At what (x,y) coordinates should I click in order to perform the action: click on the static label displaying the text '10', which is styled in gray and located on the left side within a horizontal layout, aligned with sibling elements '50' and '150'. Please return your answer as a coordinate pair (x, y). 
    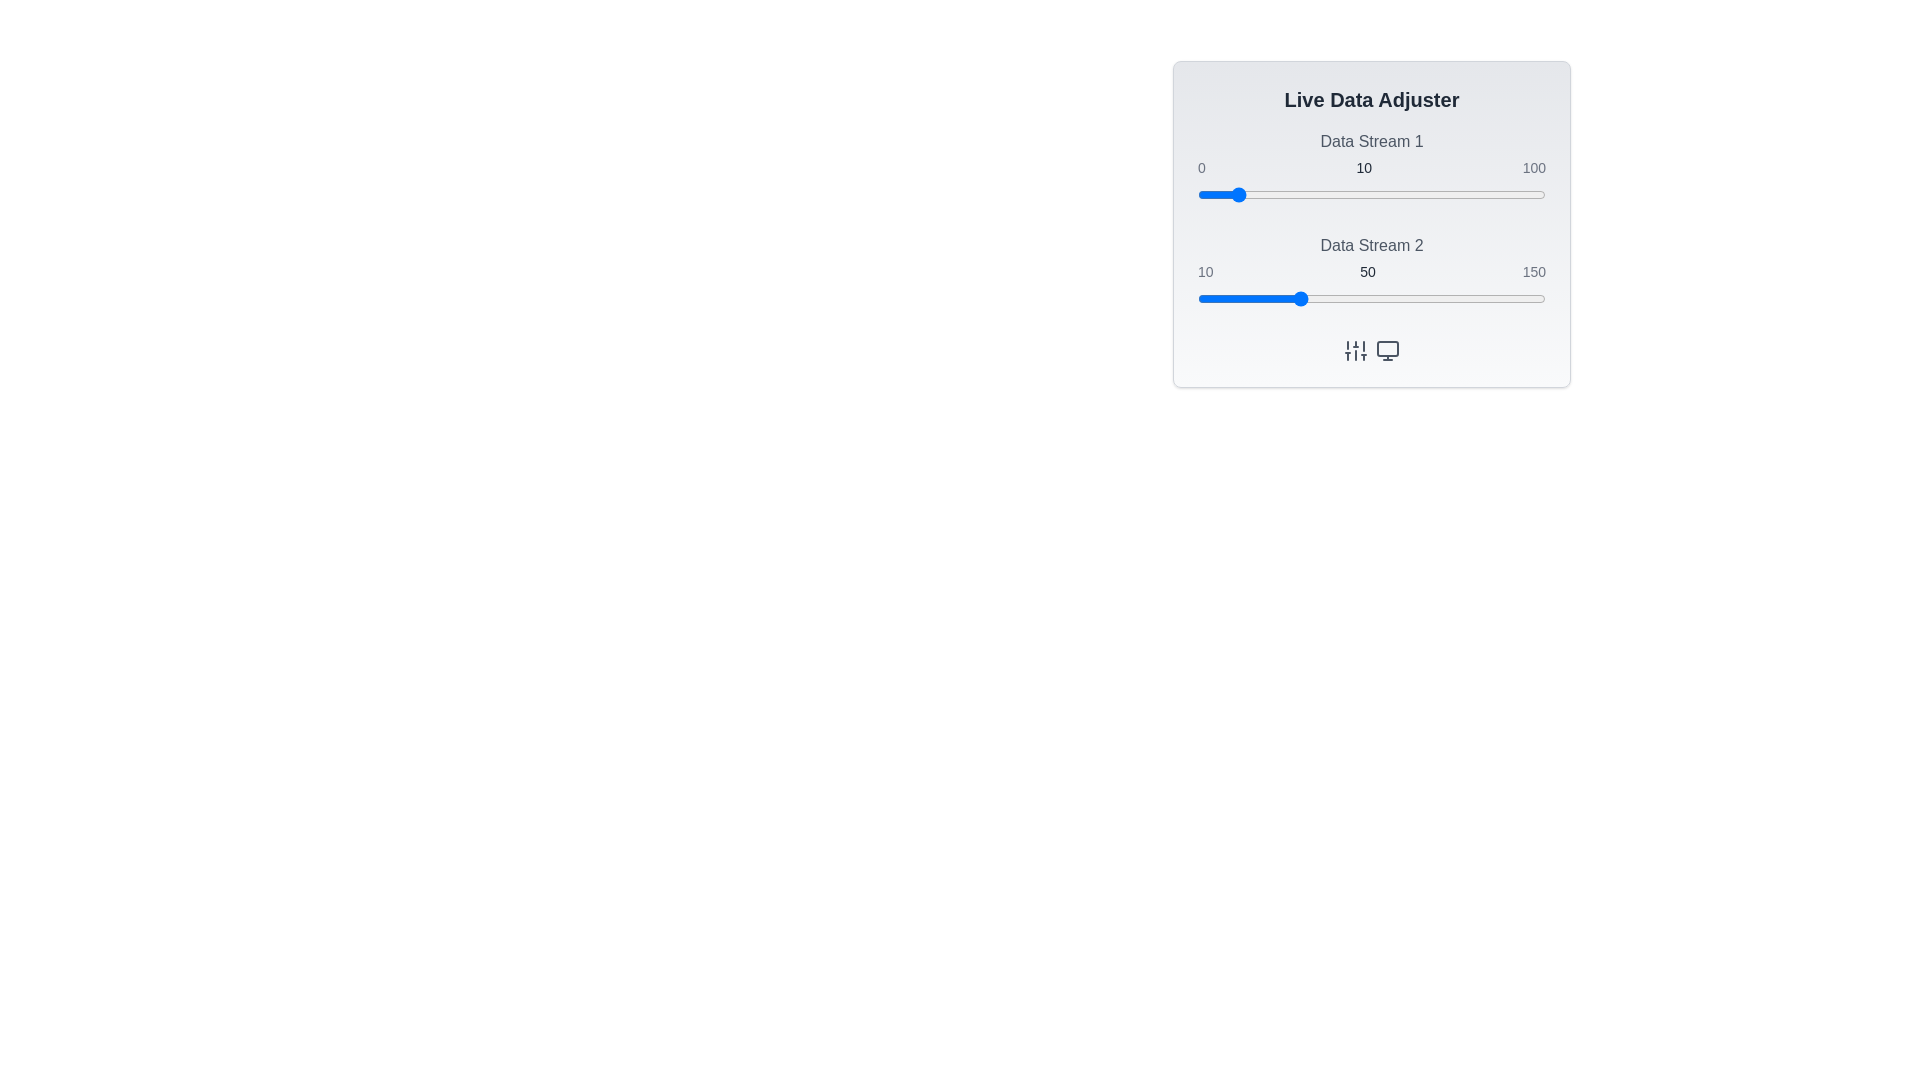
    Looking at the image, I should click on (1204, 272).